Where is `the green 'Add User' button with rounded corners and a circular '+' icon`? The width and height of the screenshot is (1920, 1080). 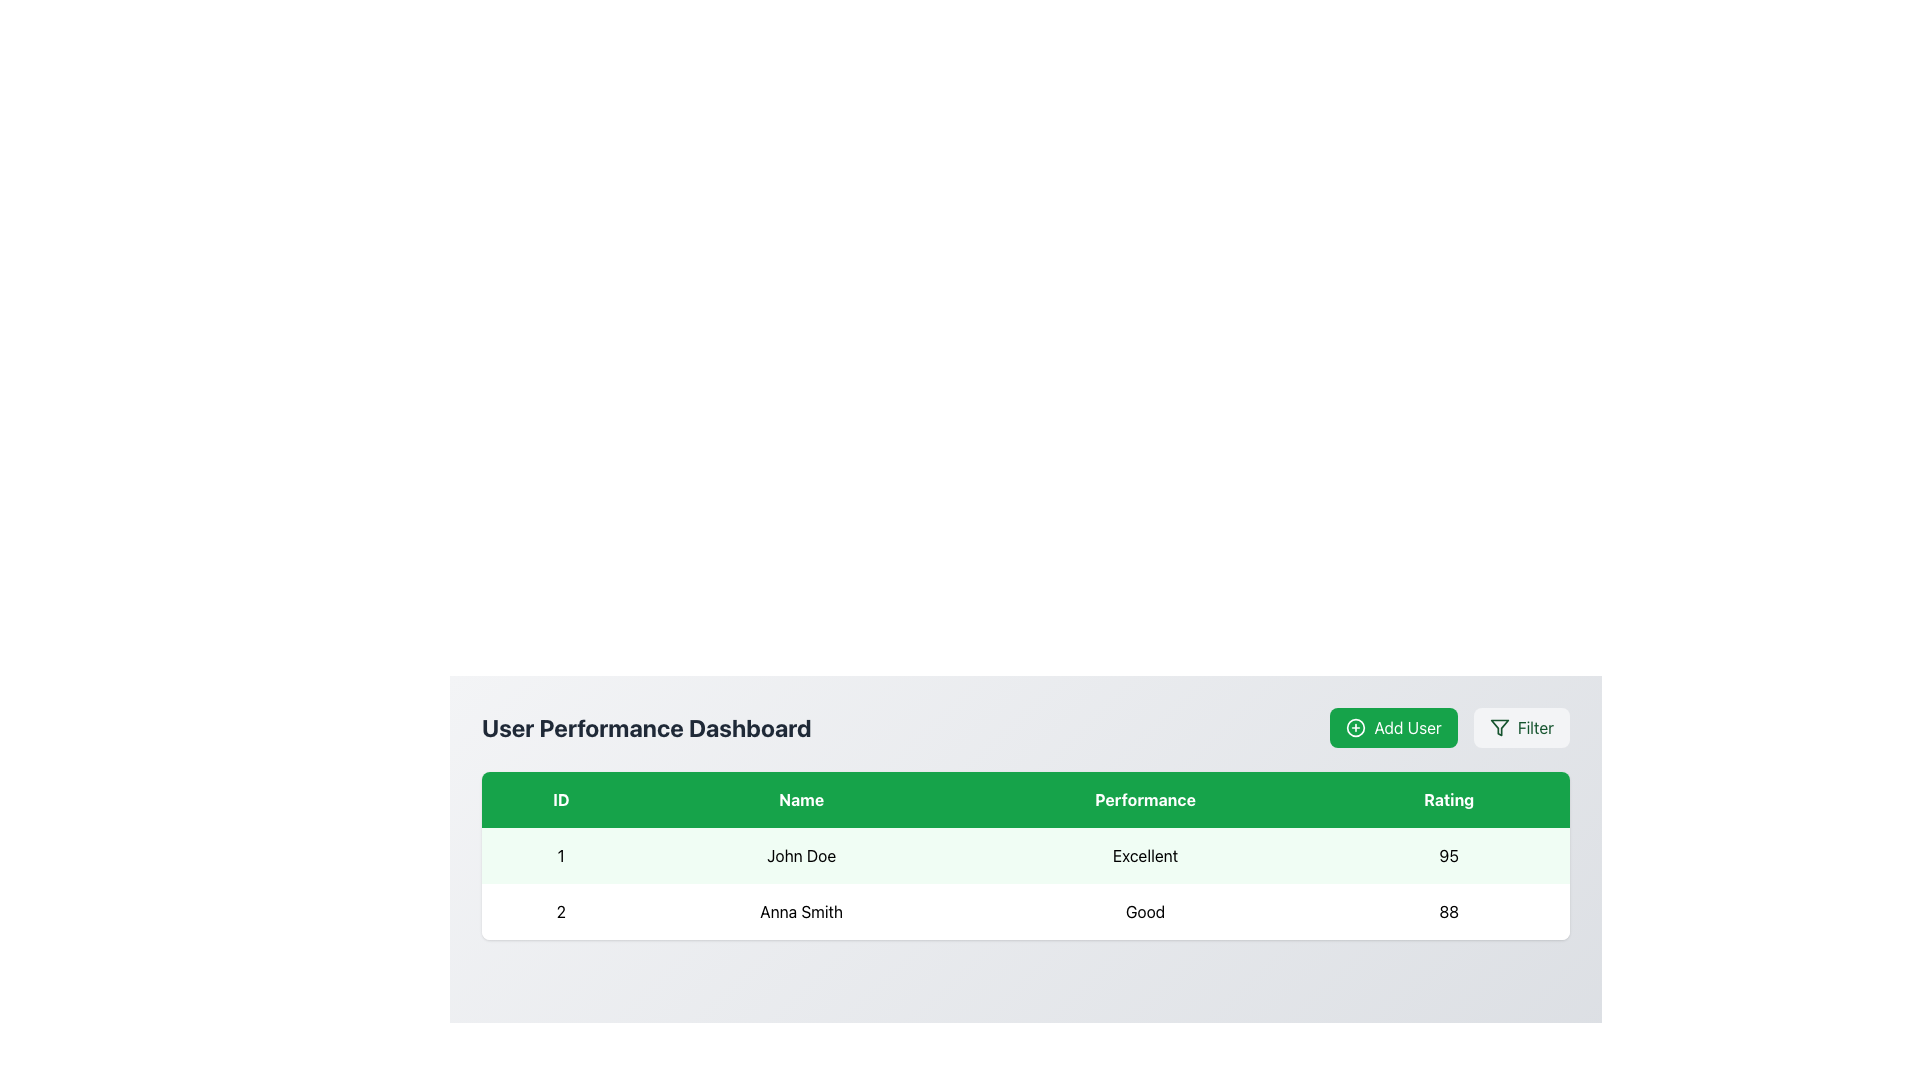 the green 'Add User' button with rounded corners and a circular '+' icon is located at coordinates (1449, 728).